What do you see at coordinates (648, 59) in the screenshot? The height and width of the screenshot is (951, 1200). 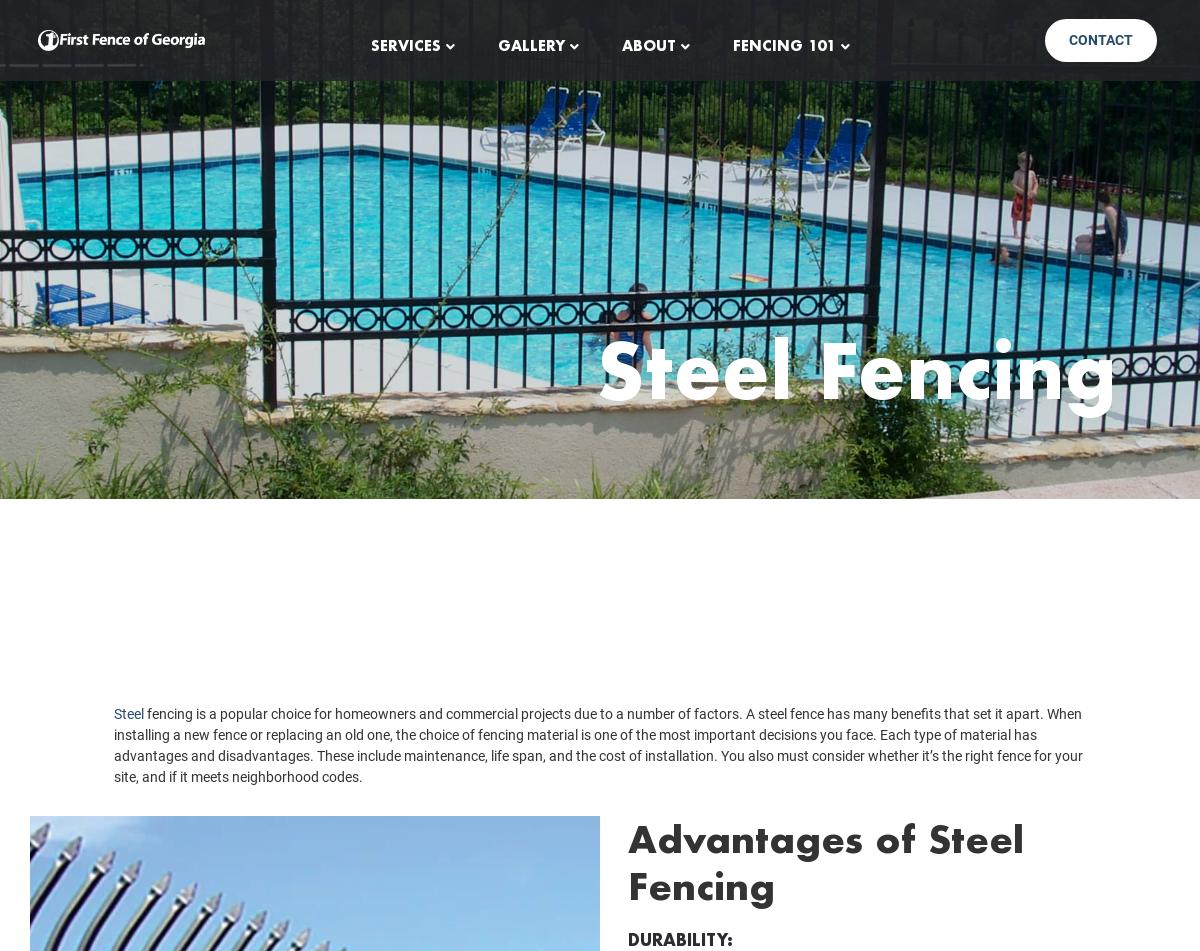 I see `'About'` at bounding box center [648, 59].